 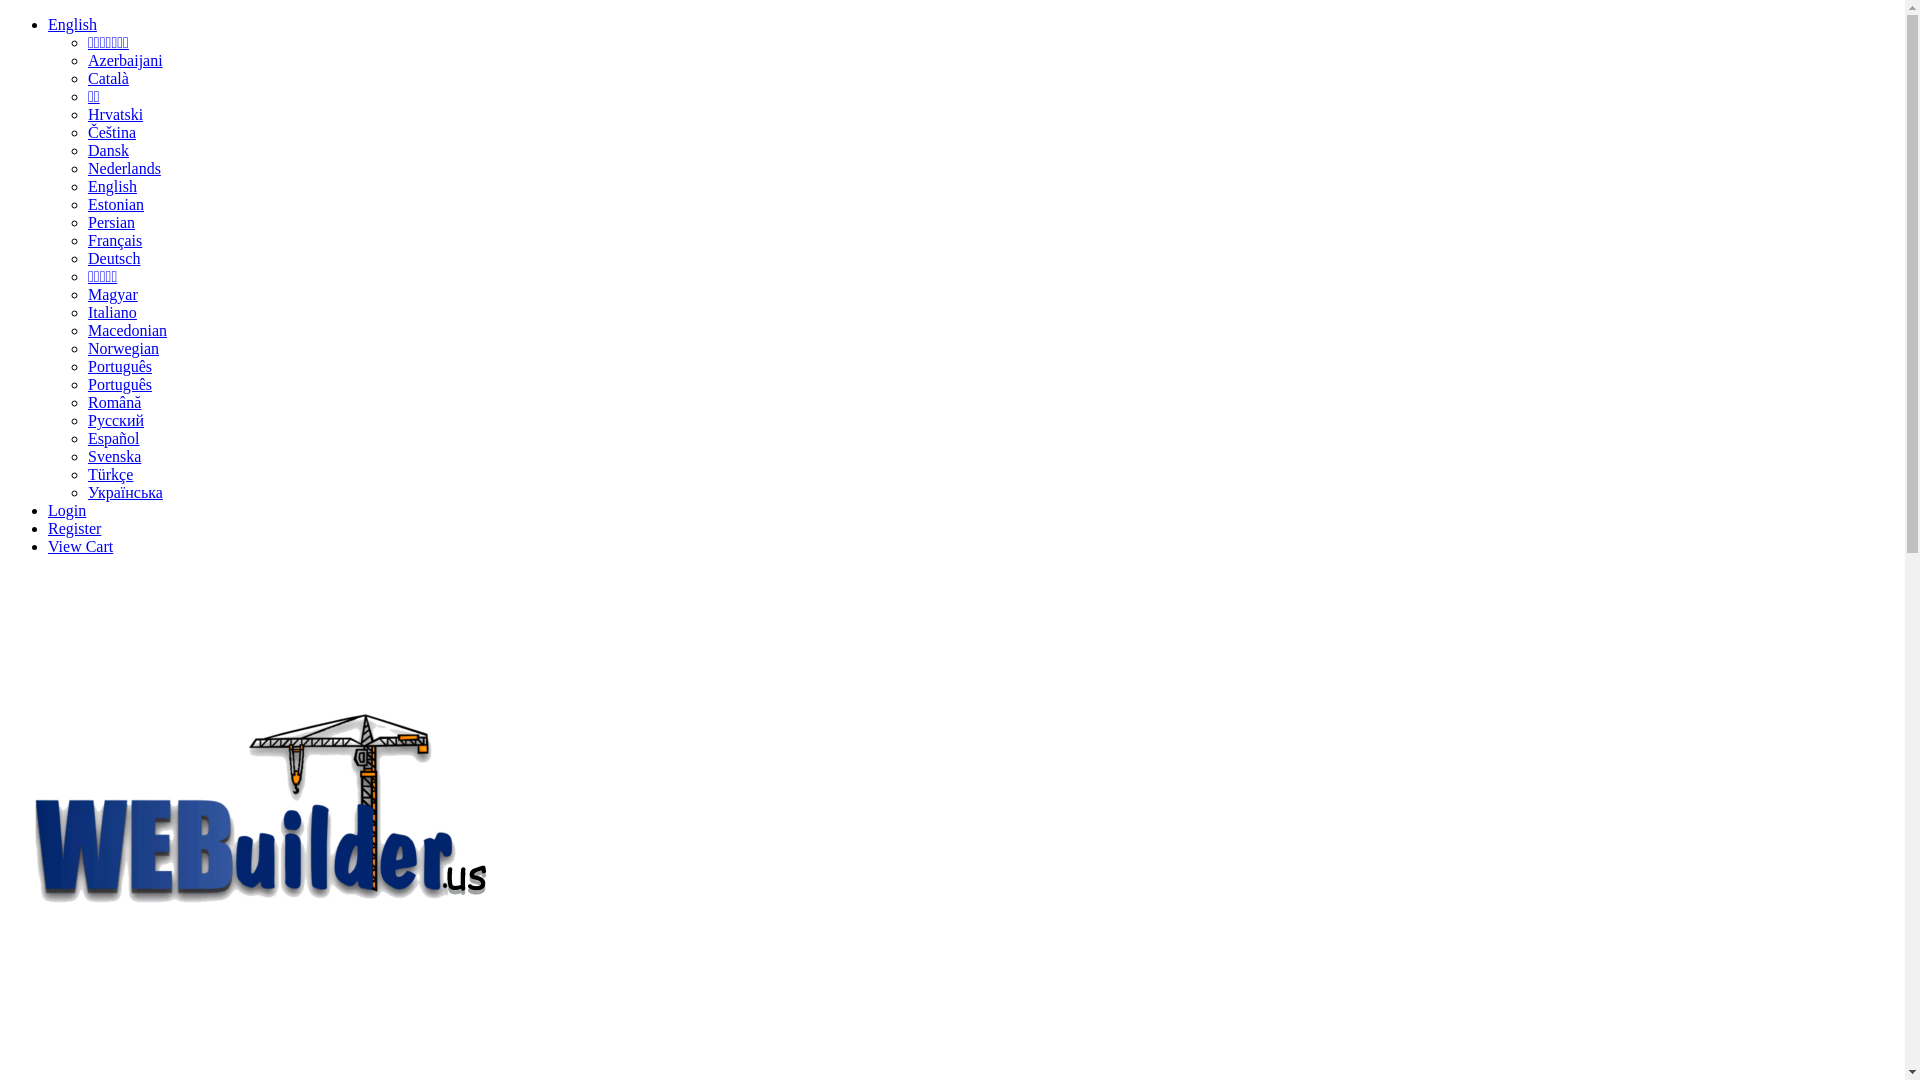 What do you see at coordinates (72, 24) in the screenshot?
I see `'English'` at bounding box center [72, 24].